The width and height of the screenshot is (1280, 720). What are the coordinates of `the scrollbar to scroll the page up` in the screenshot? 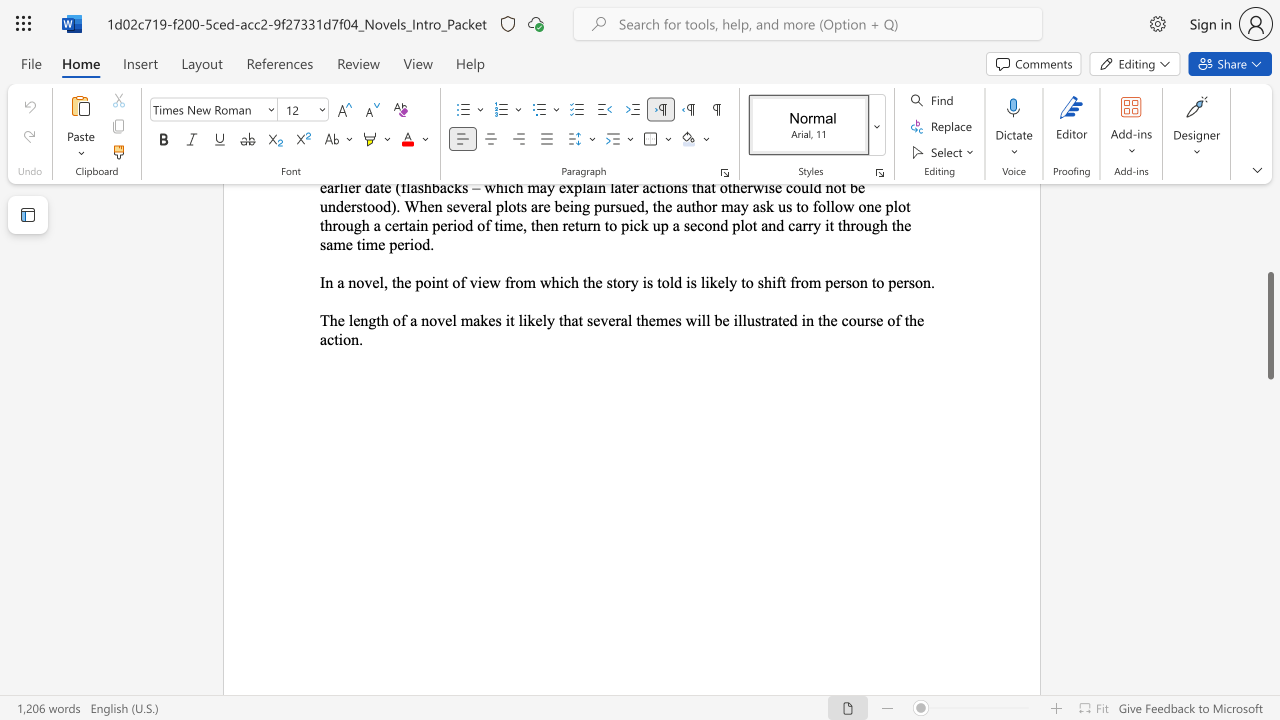 It's located at (1269, 238).